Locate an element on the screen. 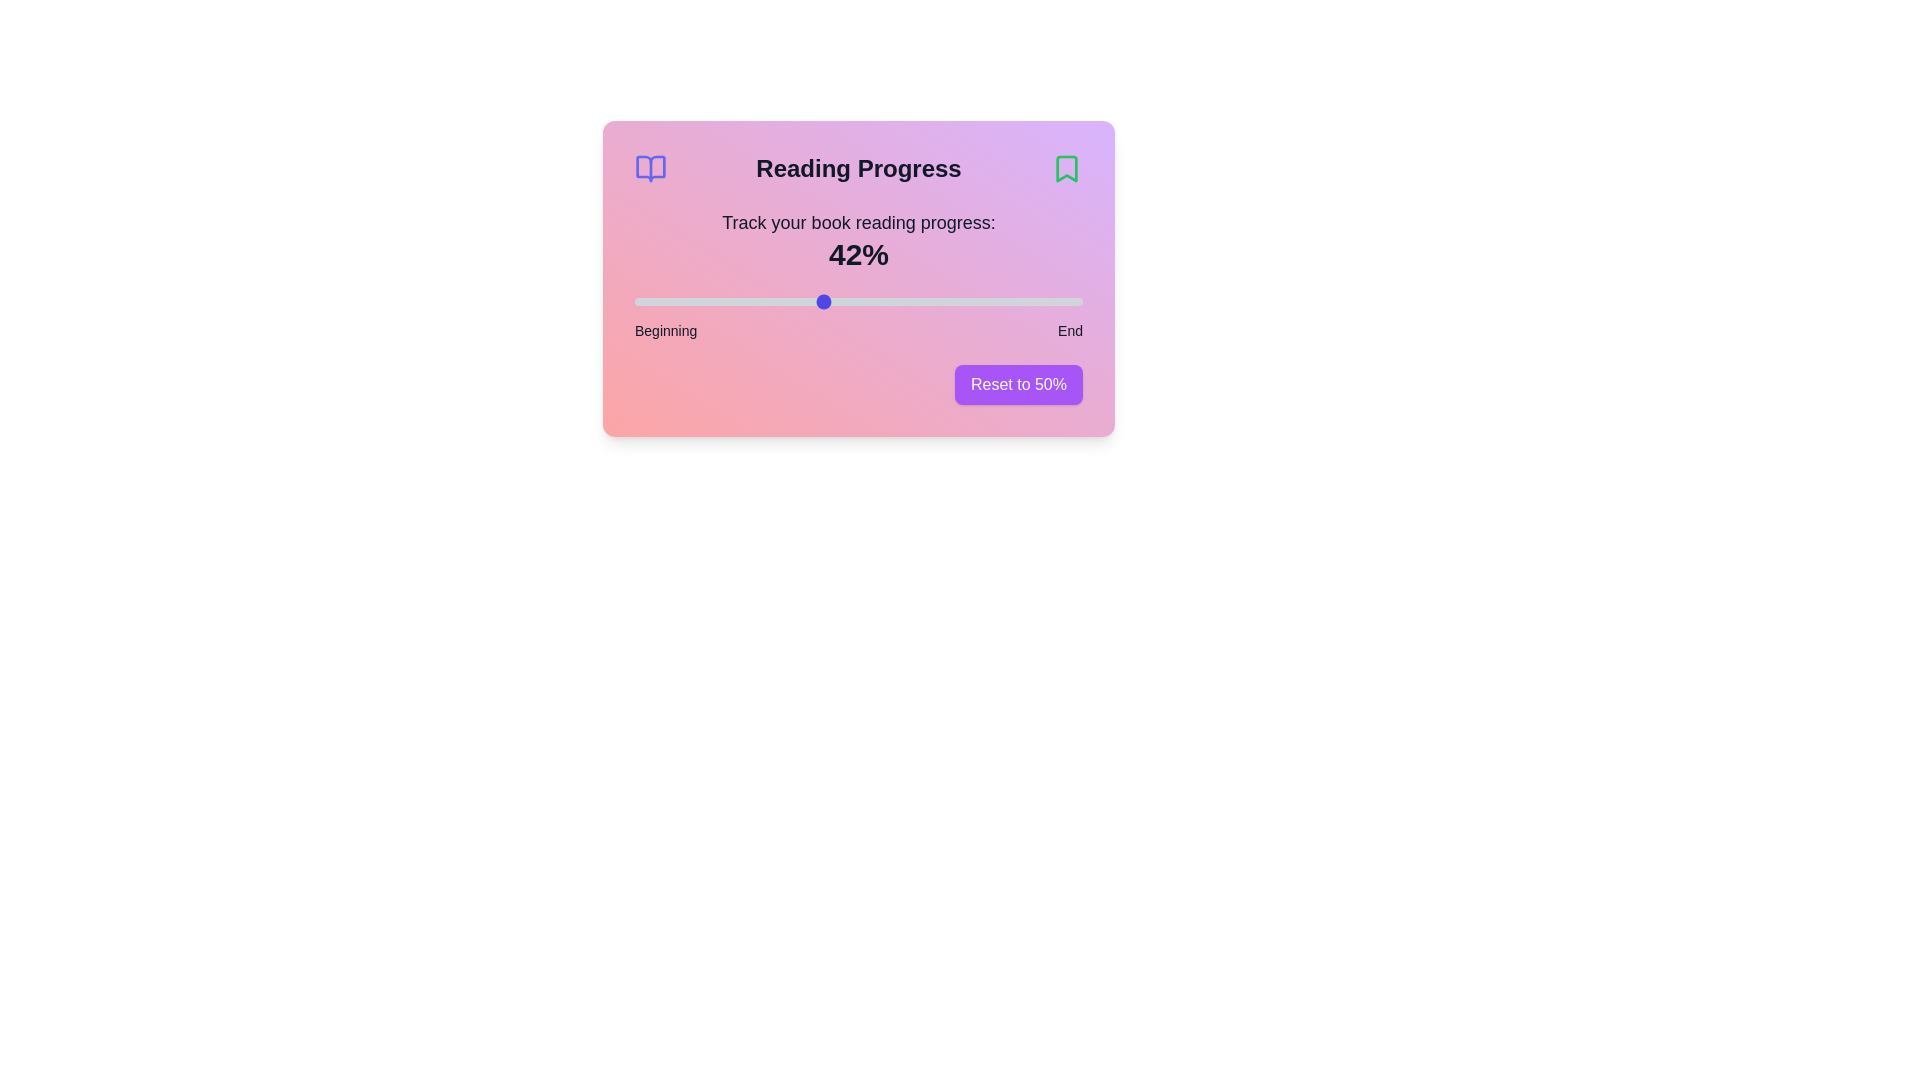 This screenshot has width=1920, height=1080. the reading progress slider to 58% is located at coordinates (893, 301).